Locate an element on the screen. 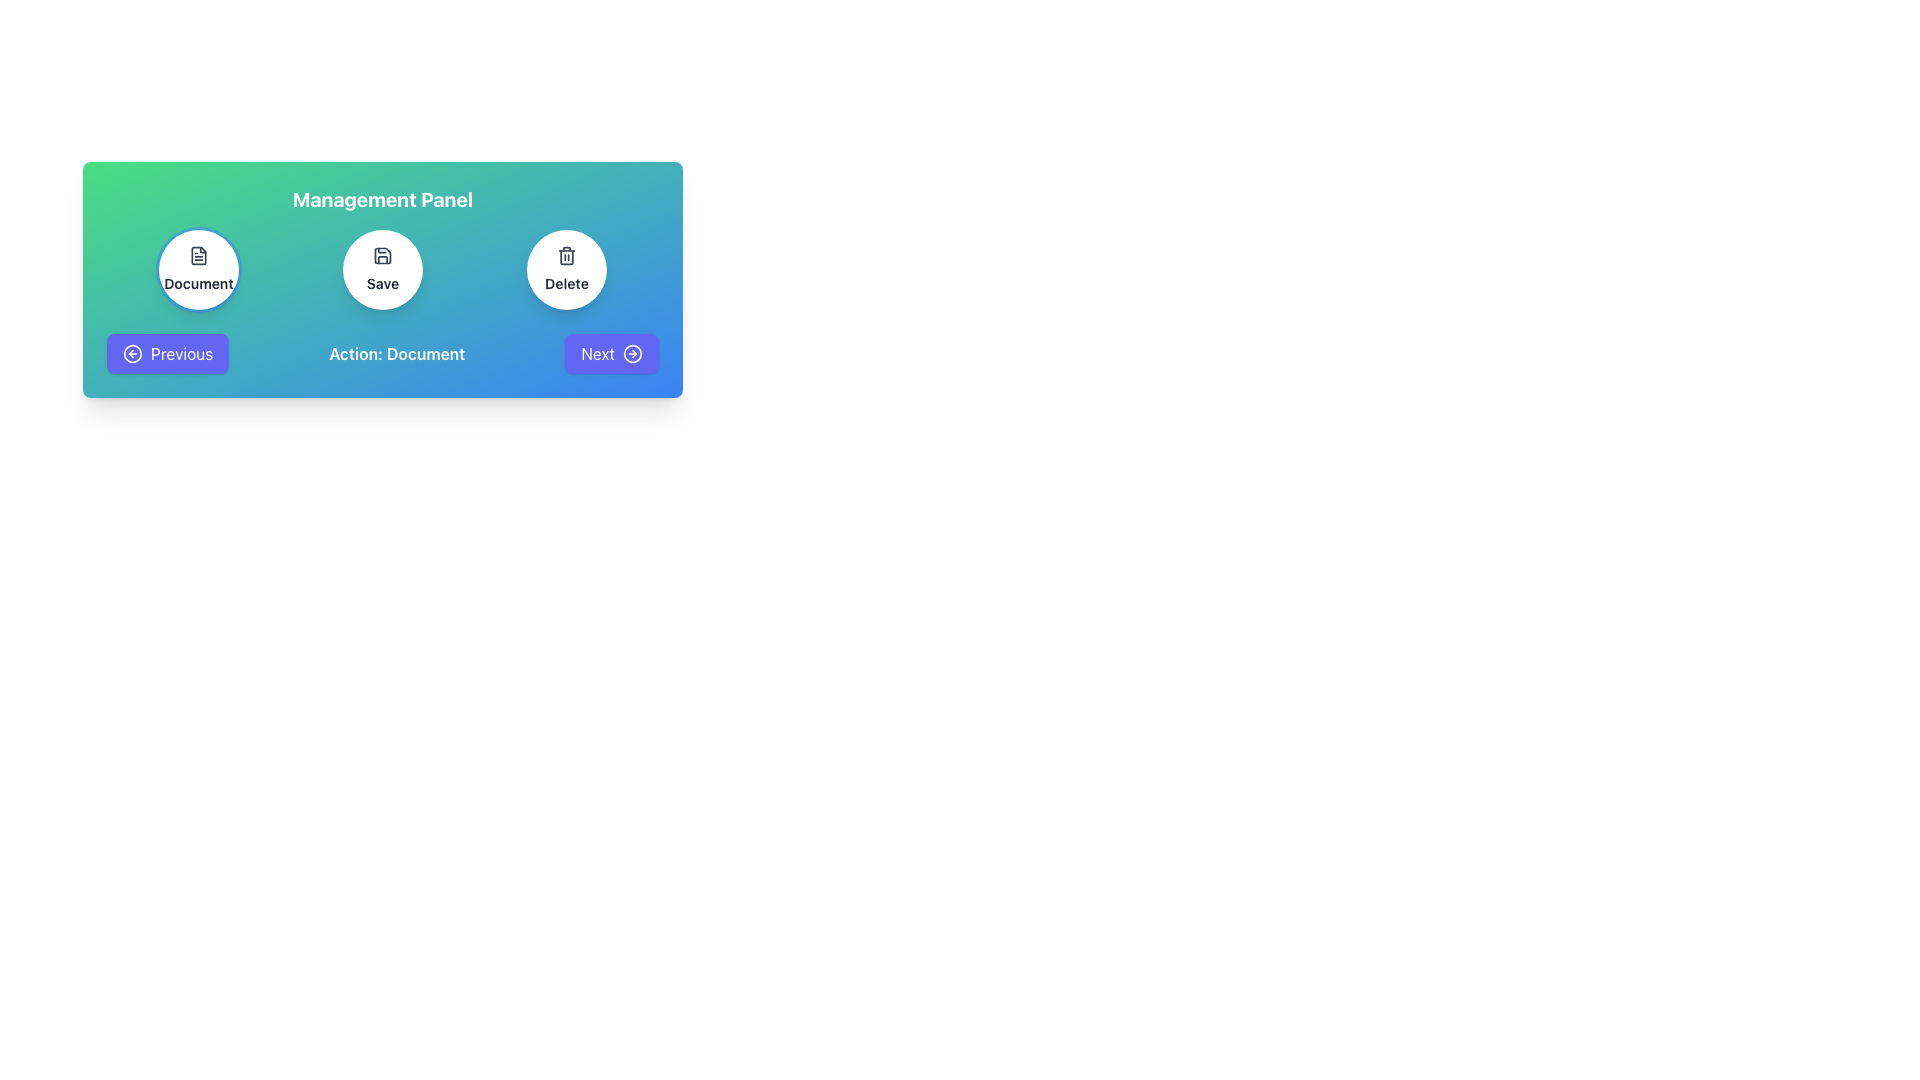 Image resolution: width=1920 pixels, height=1080 pixels. the trash bin icon, which symbolizes a delete action and is located within the third circular button from the left, aligned with the 'Delete' label is located at coordinates (565, 254).